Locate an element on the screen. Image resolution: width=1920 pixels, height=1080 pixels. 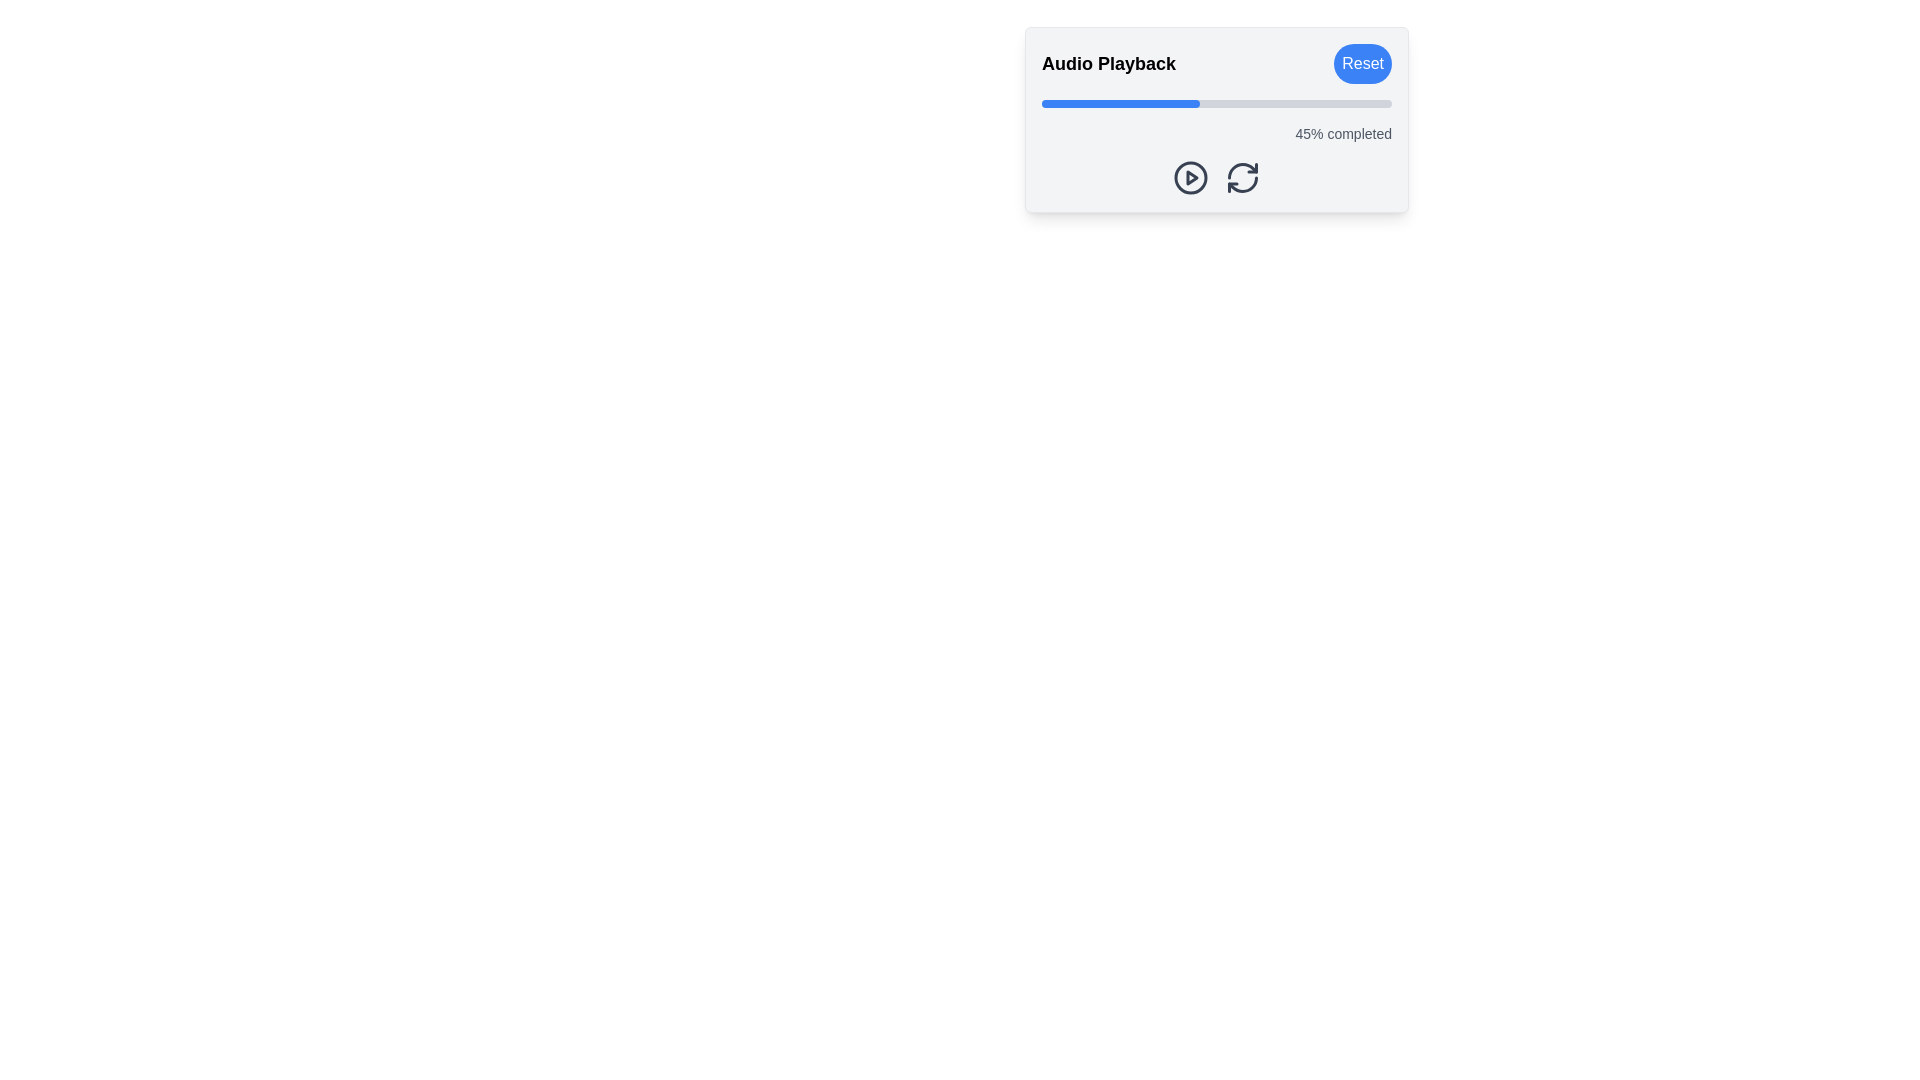
progress is located at coordinates (1346, 104).